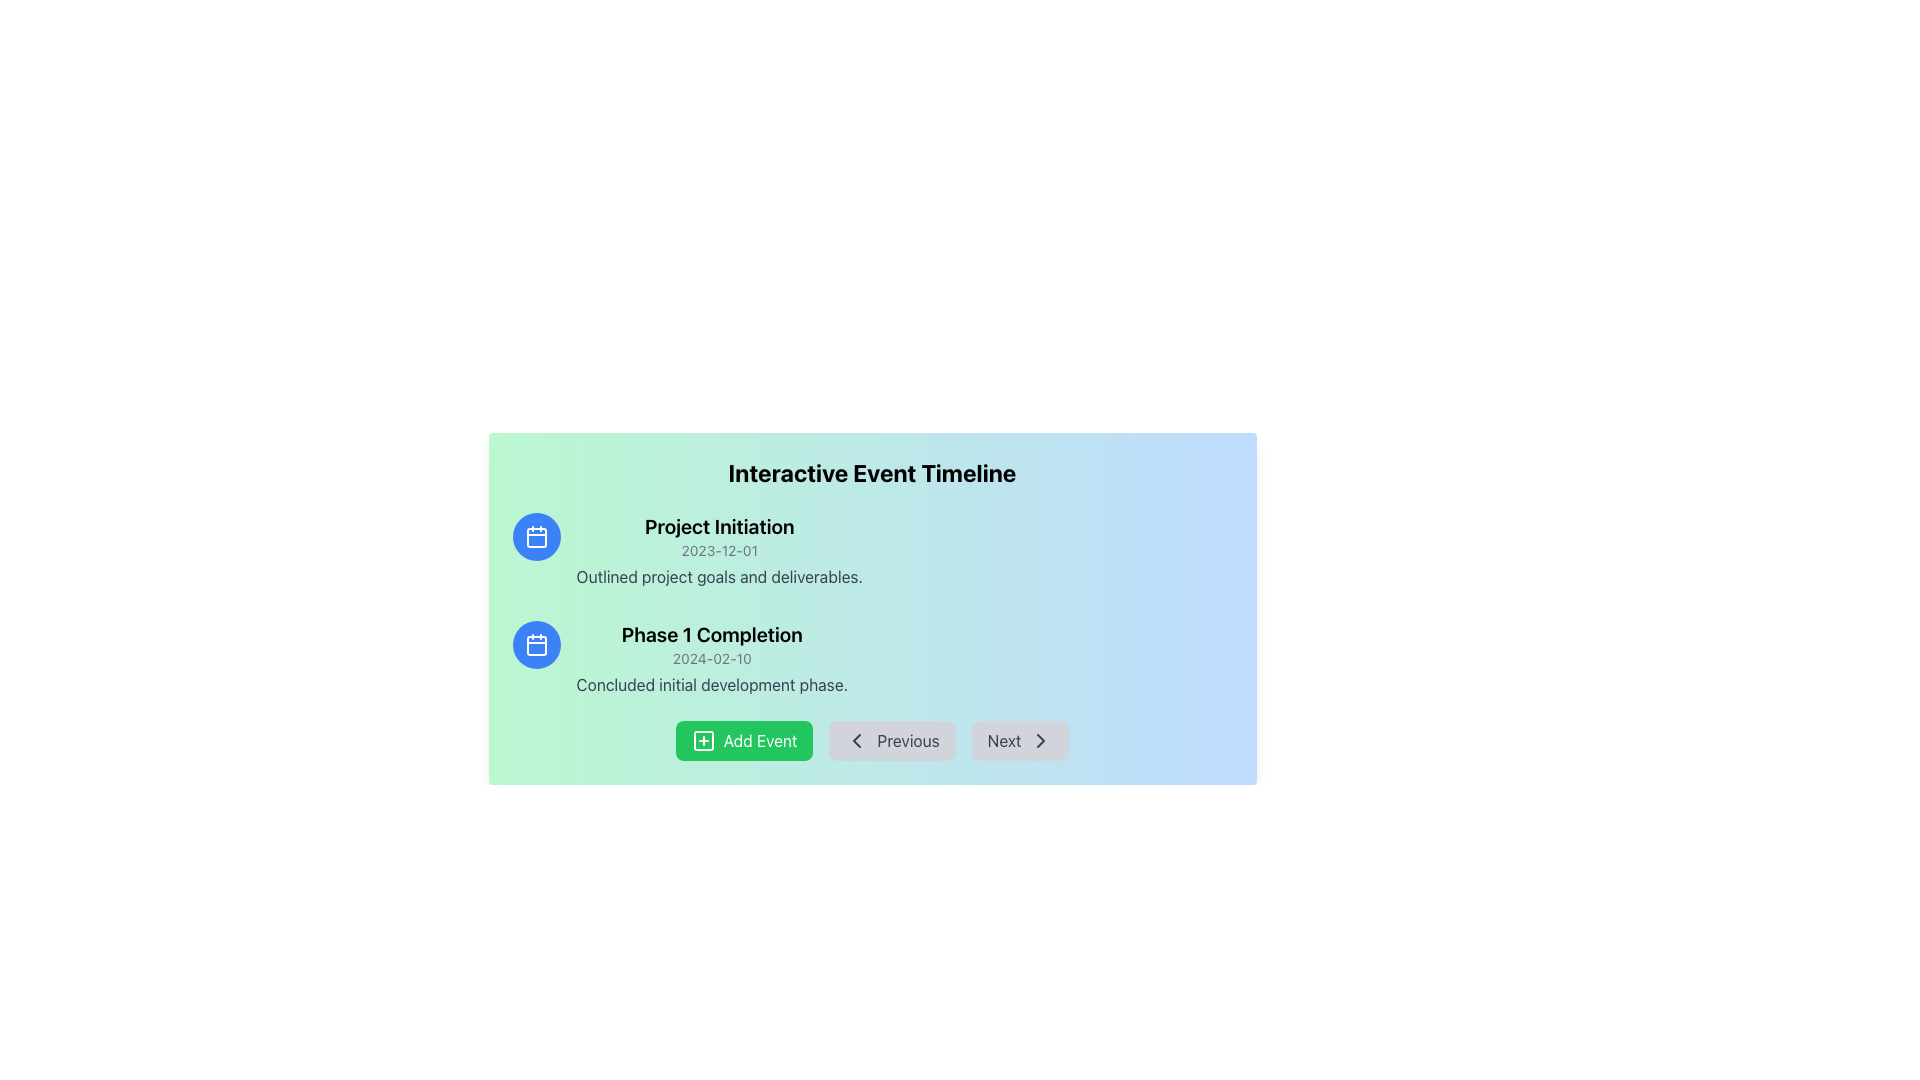 Image resolution: width=1920 pixels, height=1080 pixels. Describe the element at coordinates (712, 659) in the screenshot. I see `the text label displaying the date '2024-02-10', which is styled as a timestamp and positioned between 'Phase 1 Completion' and 'Concluded initial development phase'` at that location.